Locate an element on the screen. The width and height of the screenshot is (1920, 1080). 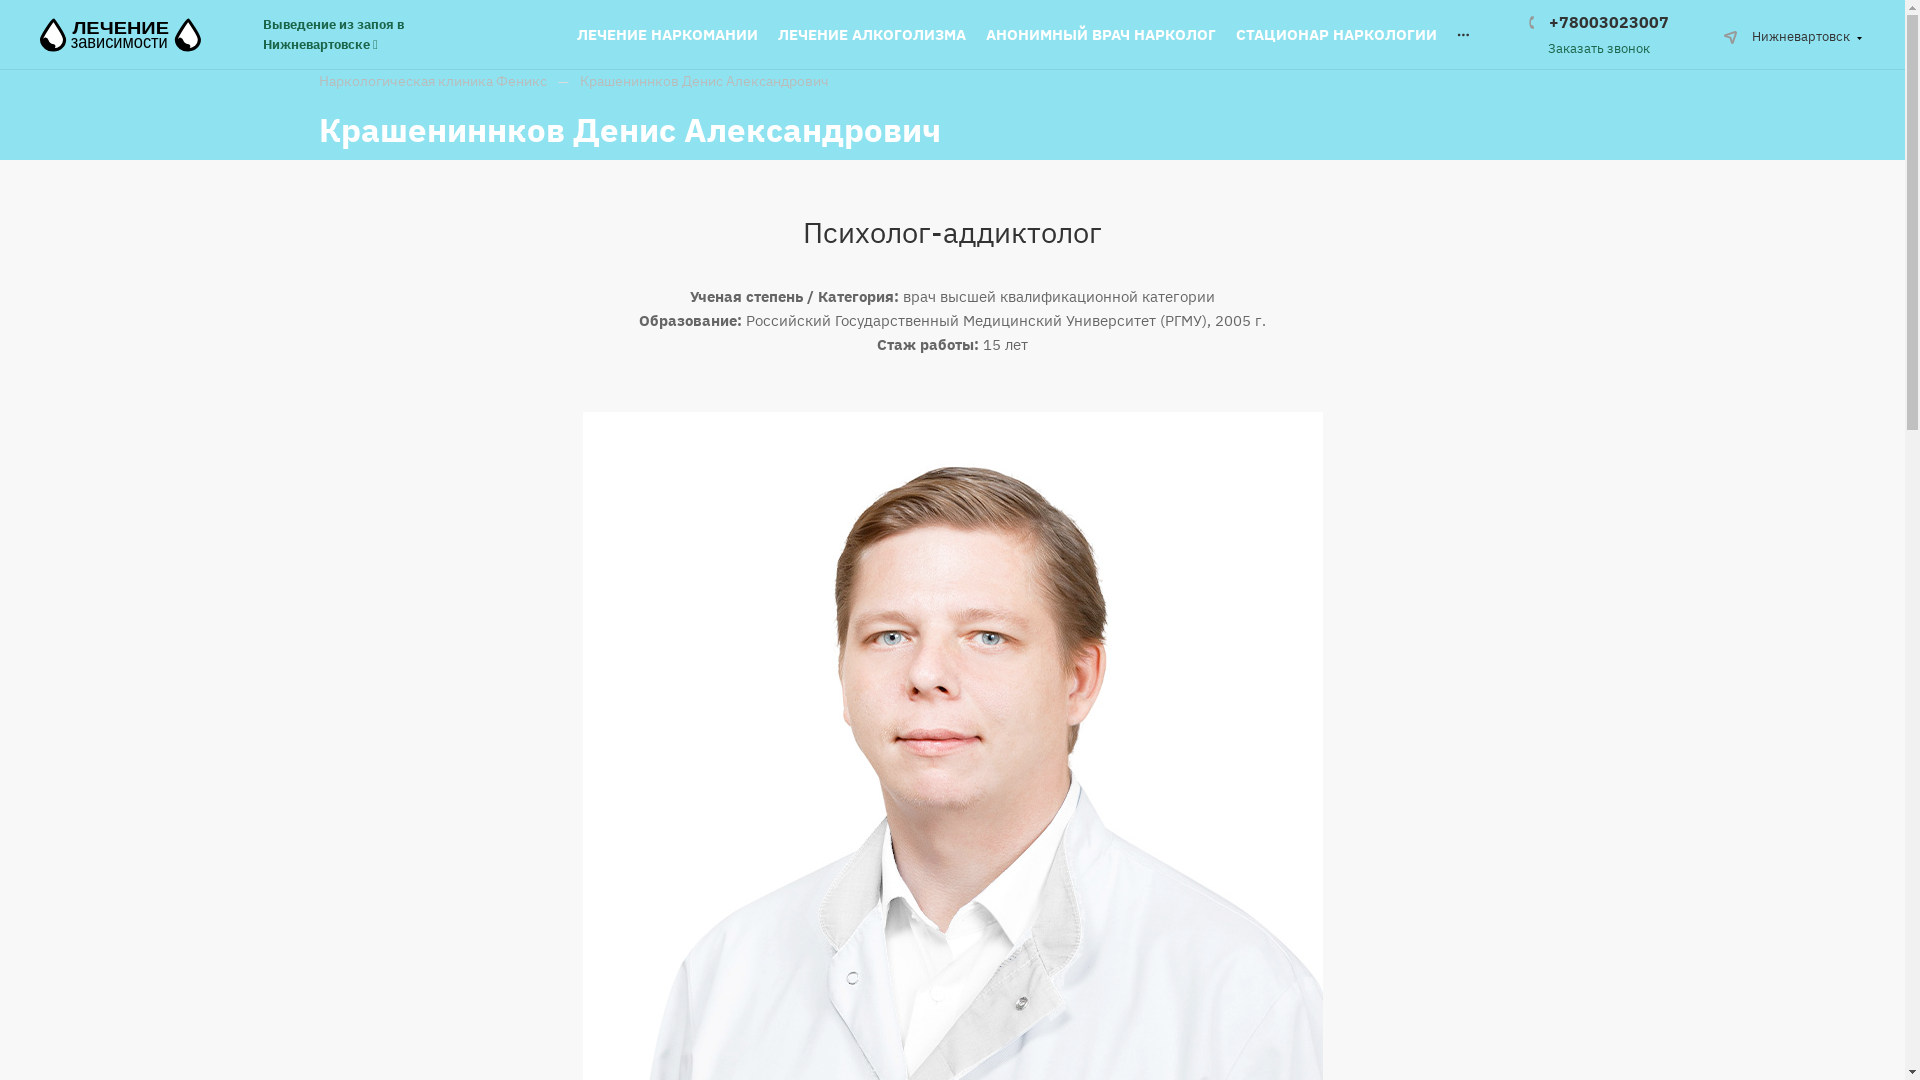
'+78003023007' is located at coordinates (1597, 22).